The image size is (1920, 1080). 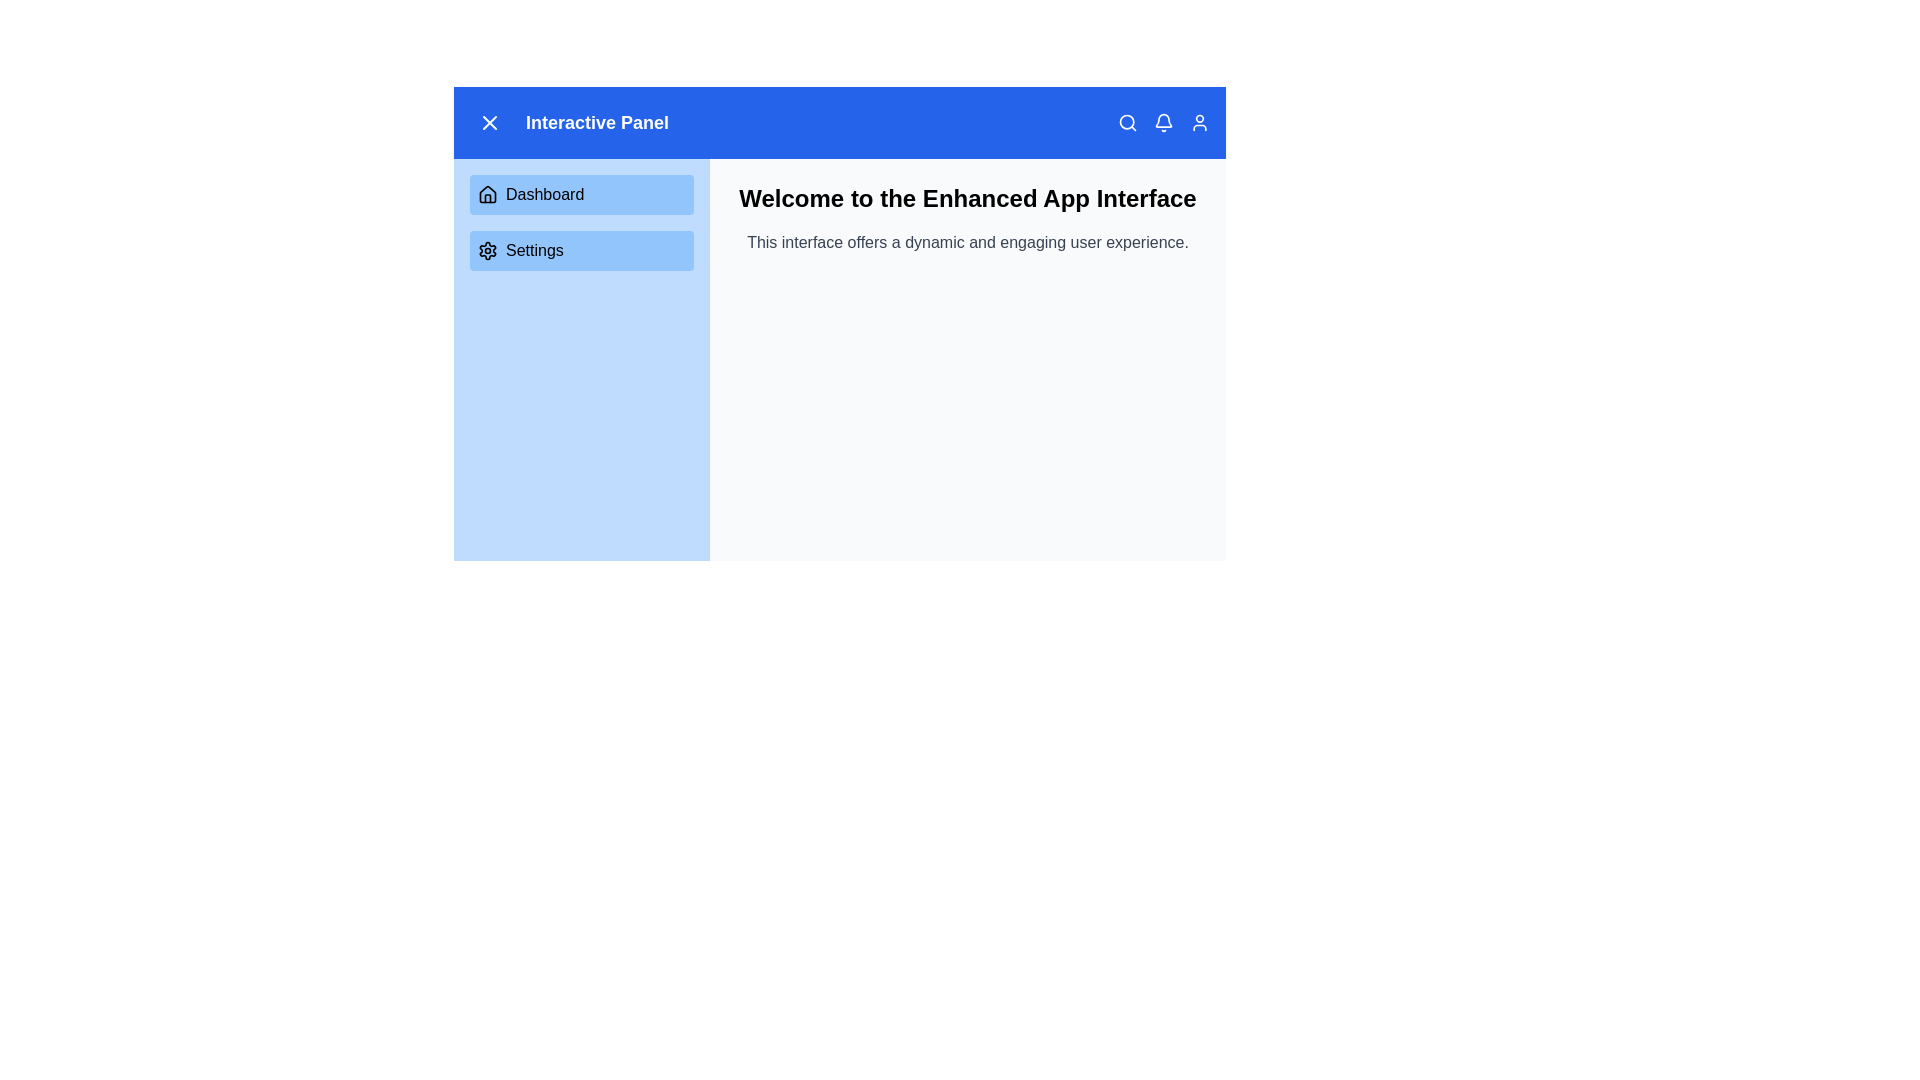 What do you see at coordinates (568, 123) in the screenshot?
I see `the static label displaying the name of the current panel located in the top-left section of the blue header bar, positioned to the right of the close icon` at bounding box center [568, 123].